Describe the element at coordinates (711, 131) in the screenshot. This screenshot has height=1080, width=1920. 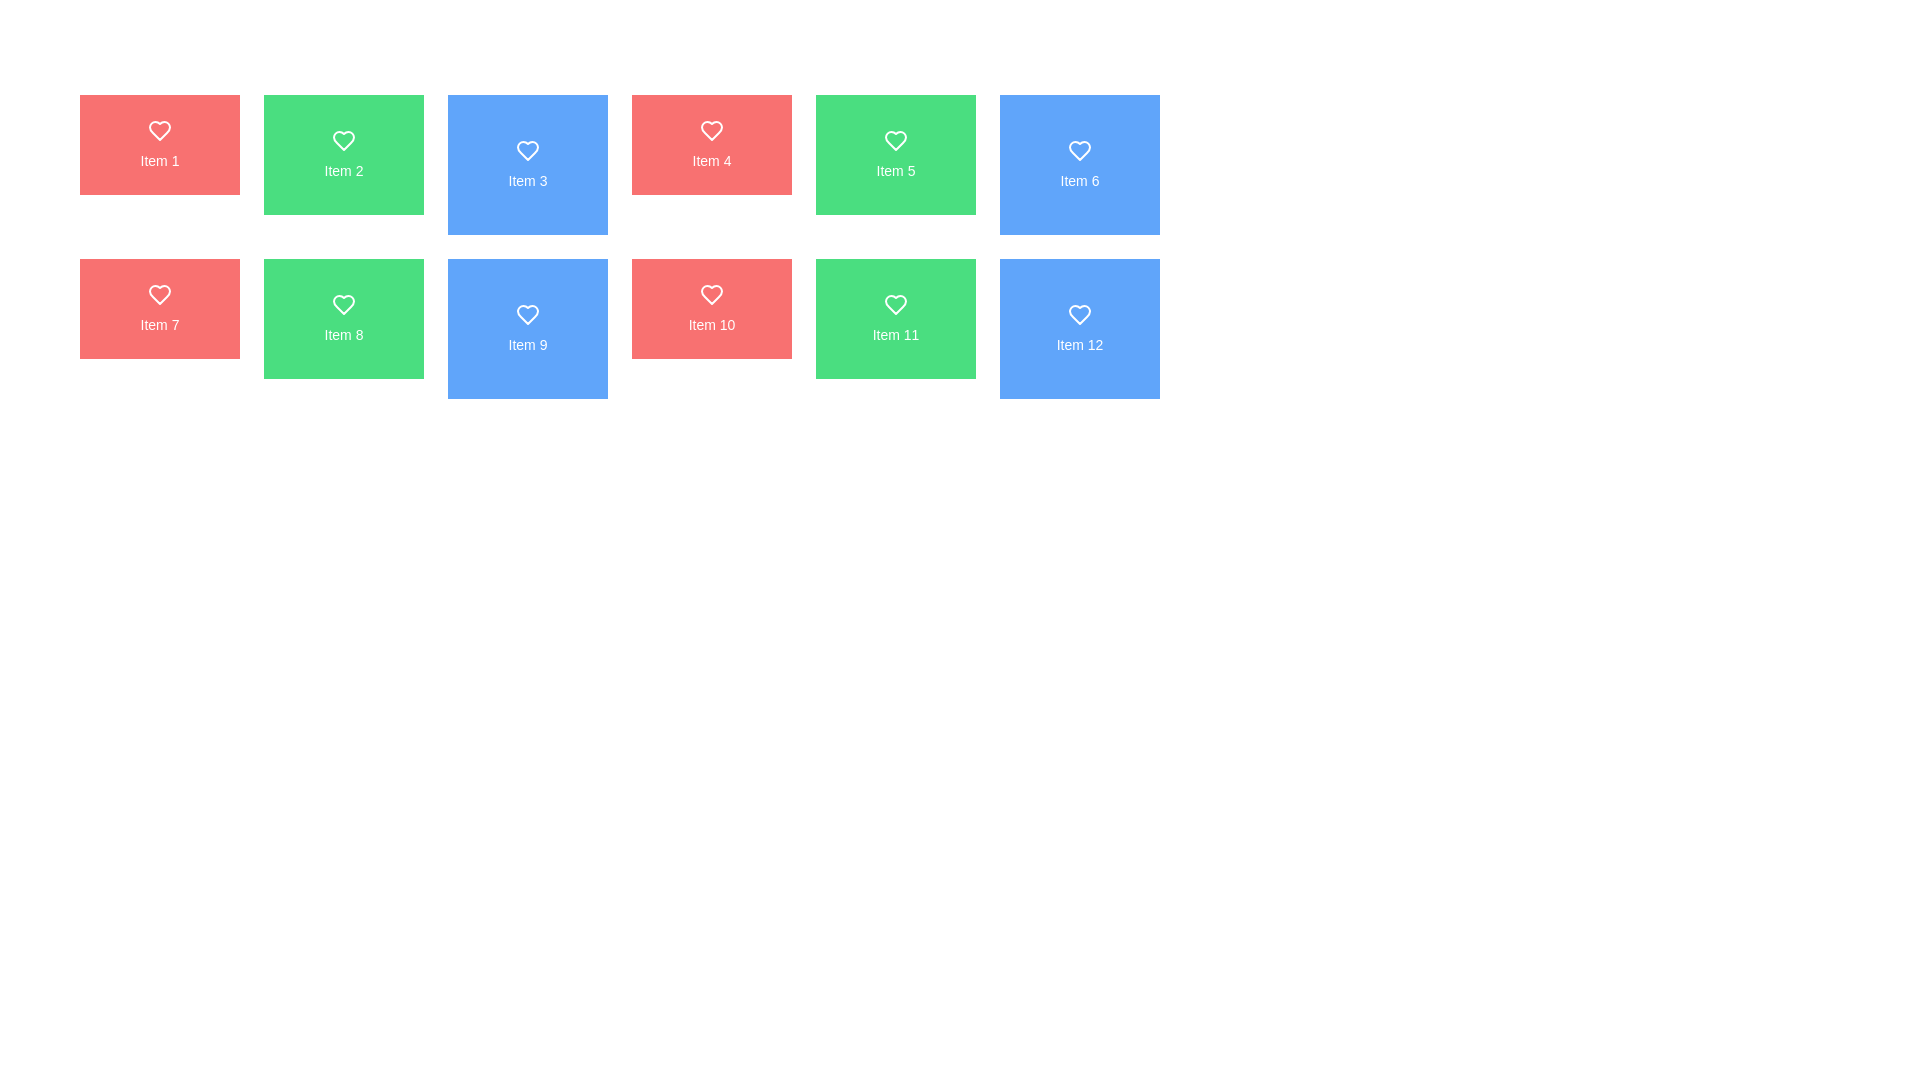
I see `the heart icon representing 'like' or 'favorite' action in 'Item 4' located in the top row and fourth column of the grid layout` at that location.